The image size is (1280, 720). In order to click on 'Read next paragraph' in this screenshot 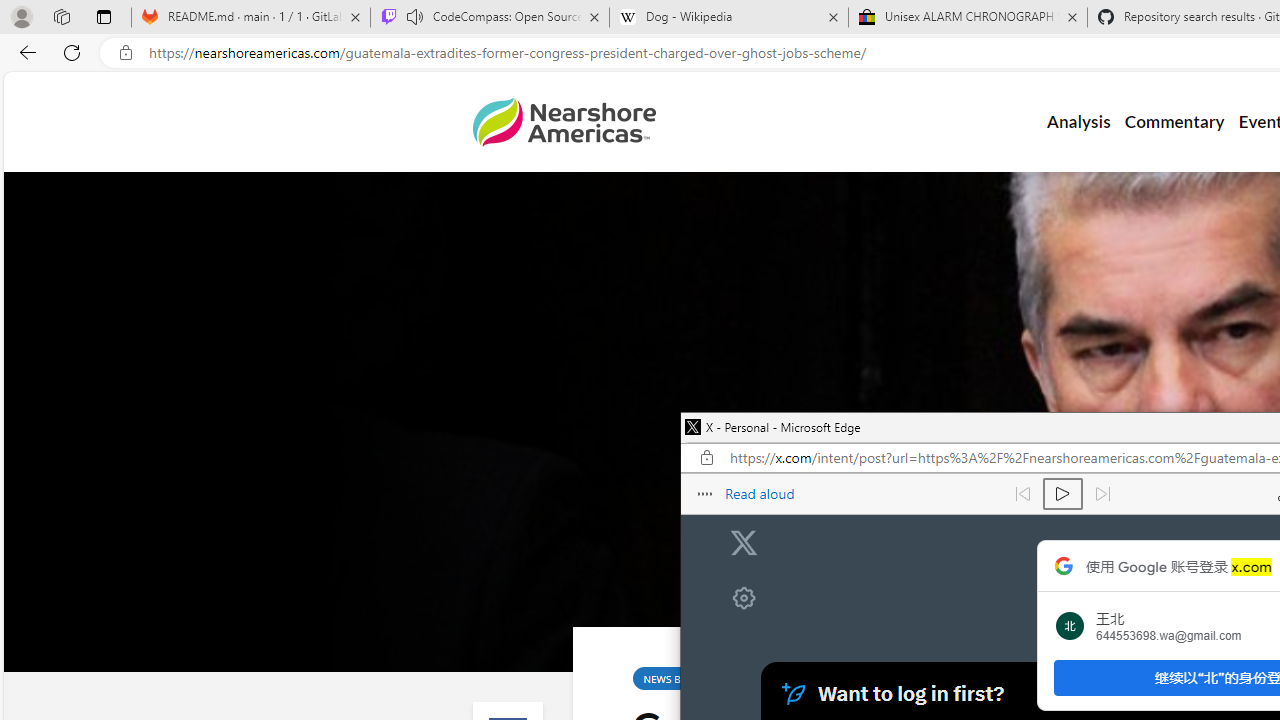, I will do `click(1101, 493)`.